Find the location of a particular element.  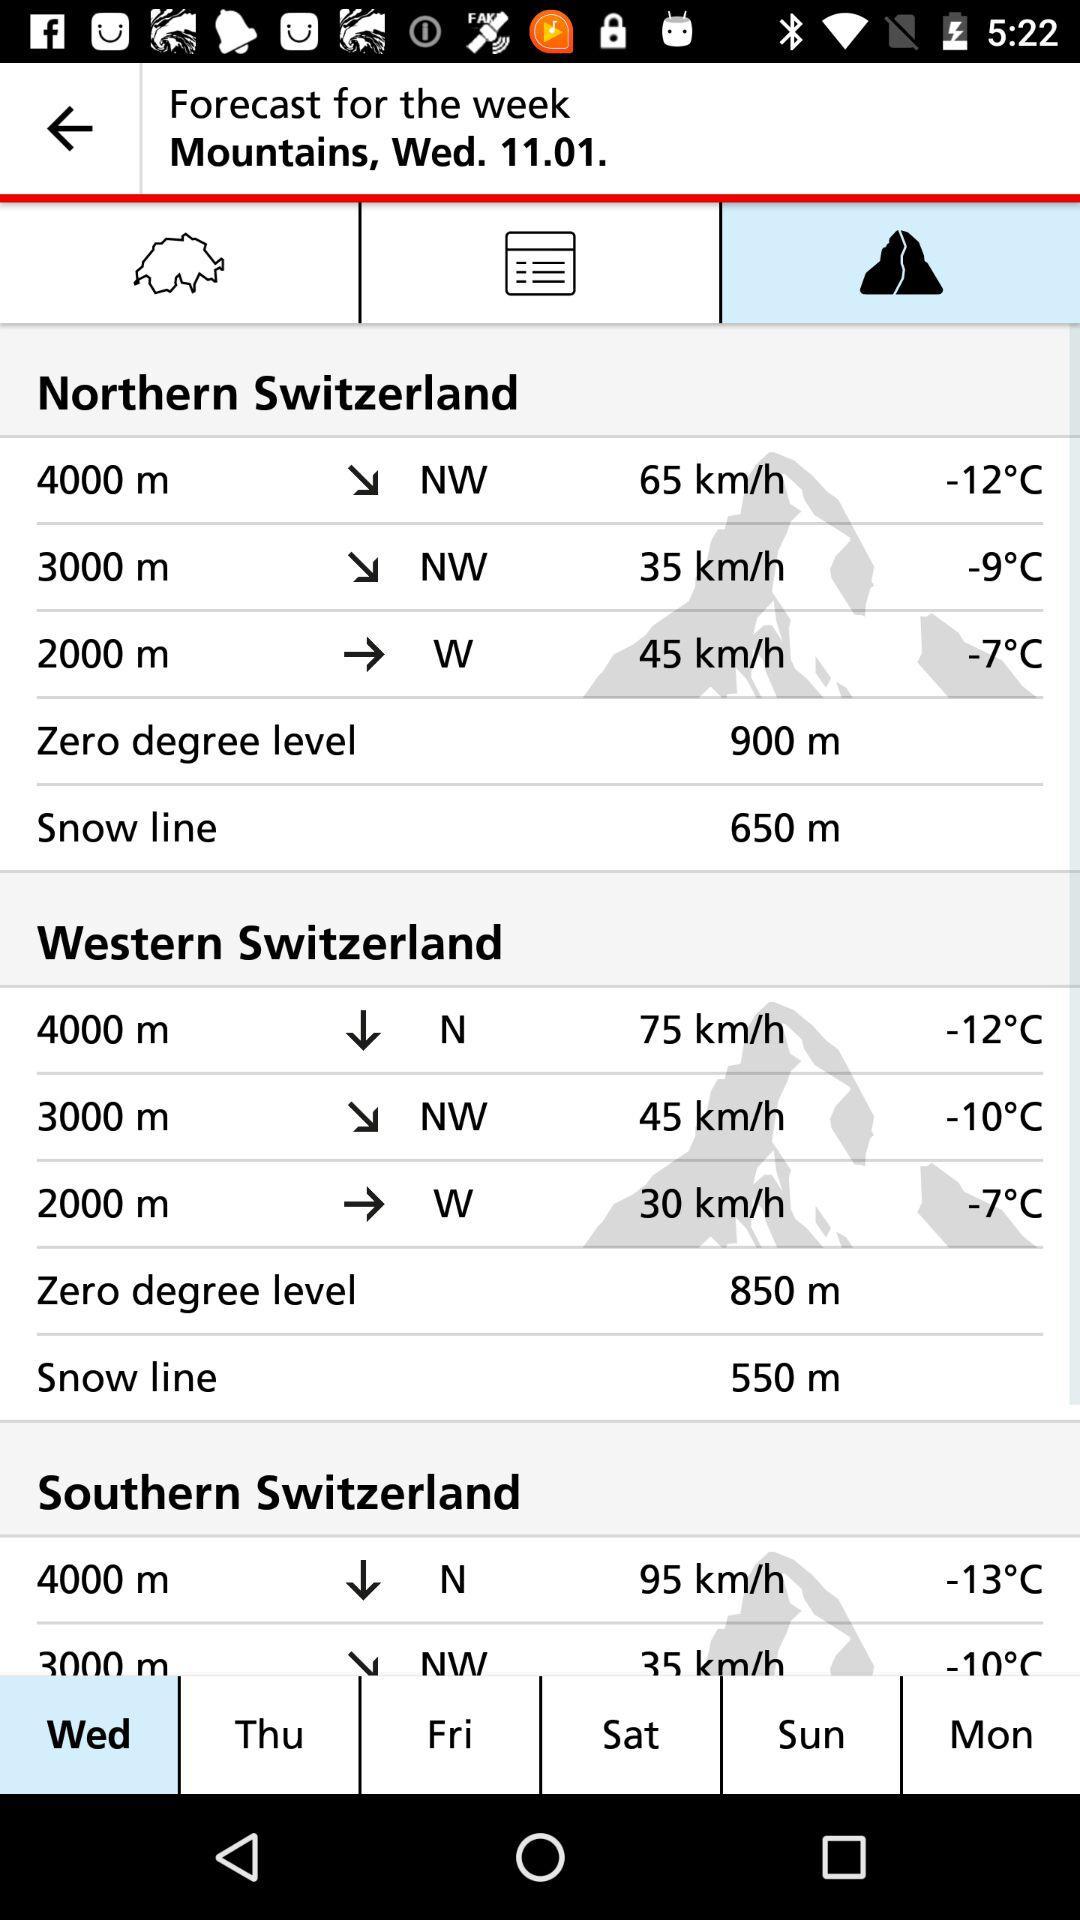

the item next to wed is located at coordinates (268, 1734).